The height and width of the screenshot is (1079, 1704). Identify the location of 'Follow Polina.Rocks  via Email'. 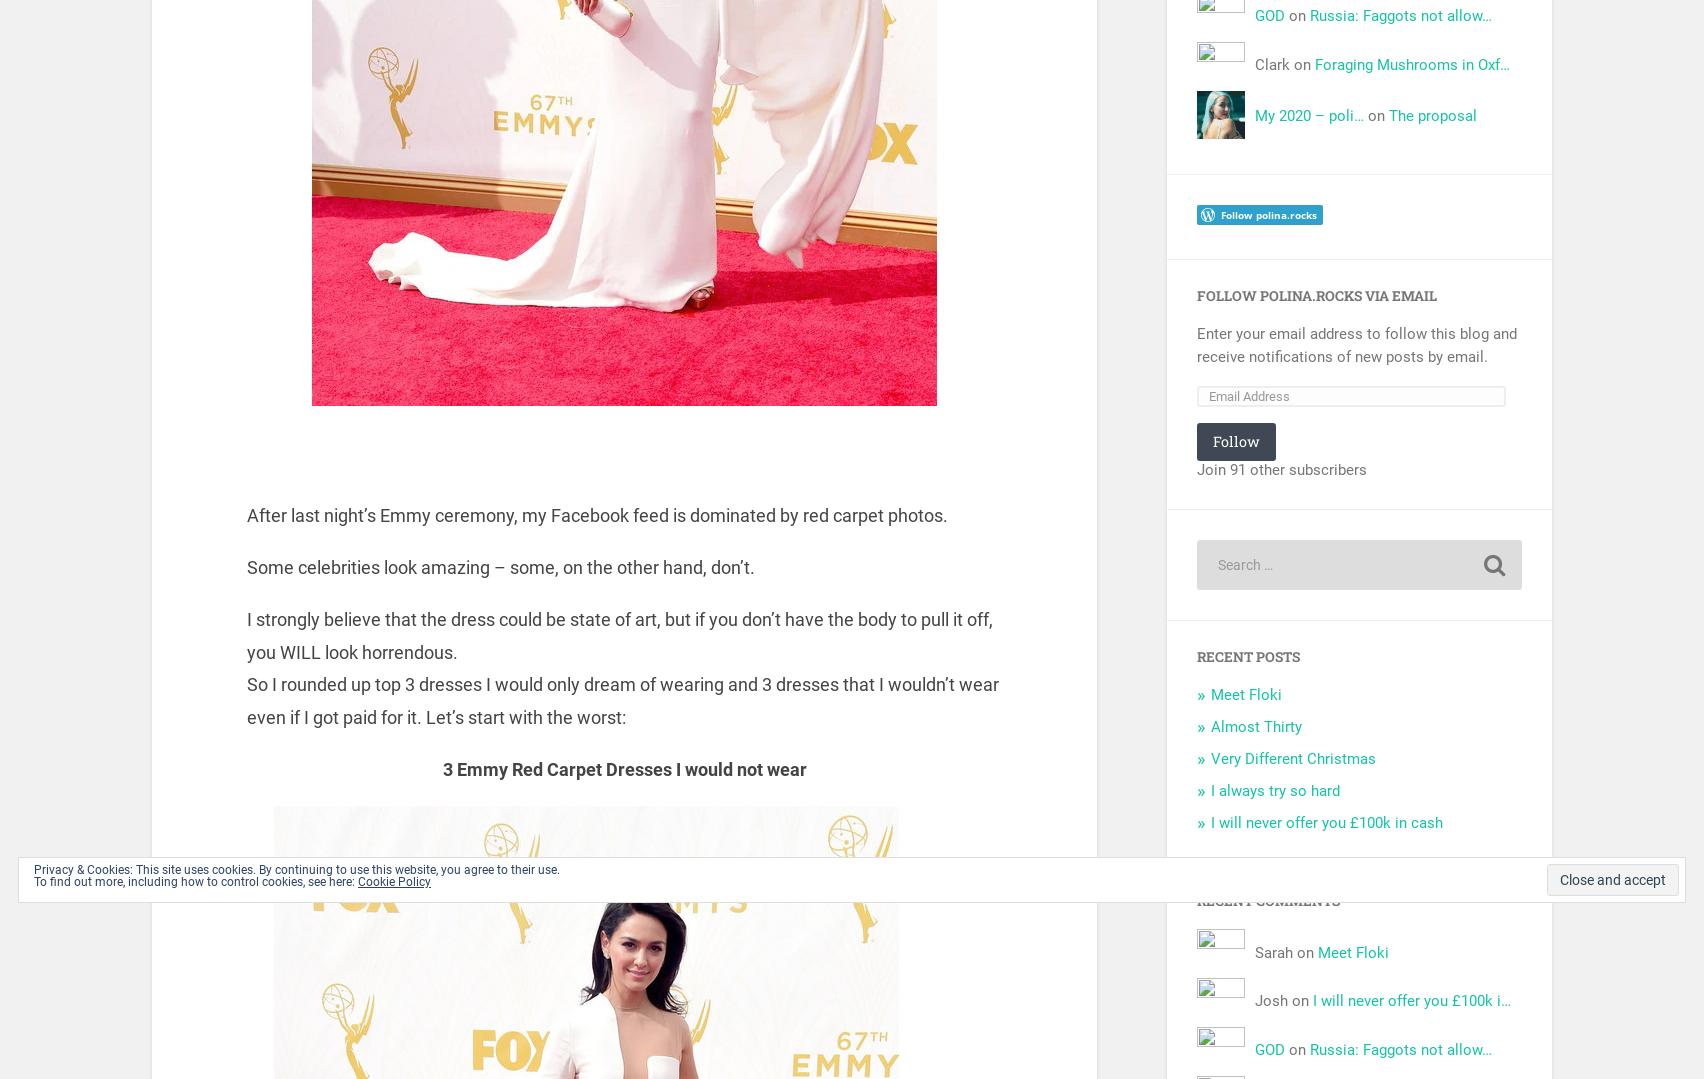
(1317, 293).